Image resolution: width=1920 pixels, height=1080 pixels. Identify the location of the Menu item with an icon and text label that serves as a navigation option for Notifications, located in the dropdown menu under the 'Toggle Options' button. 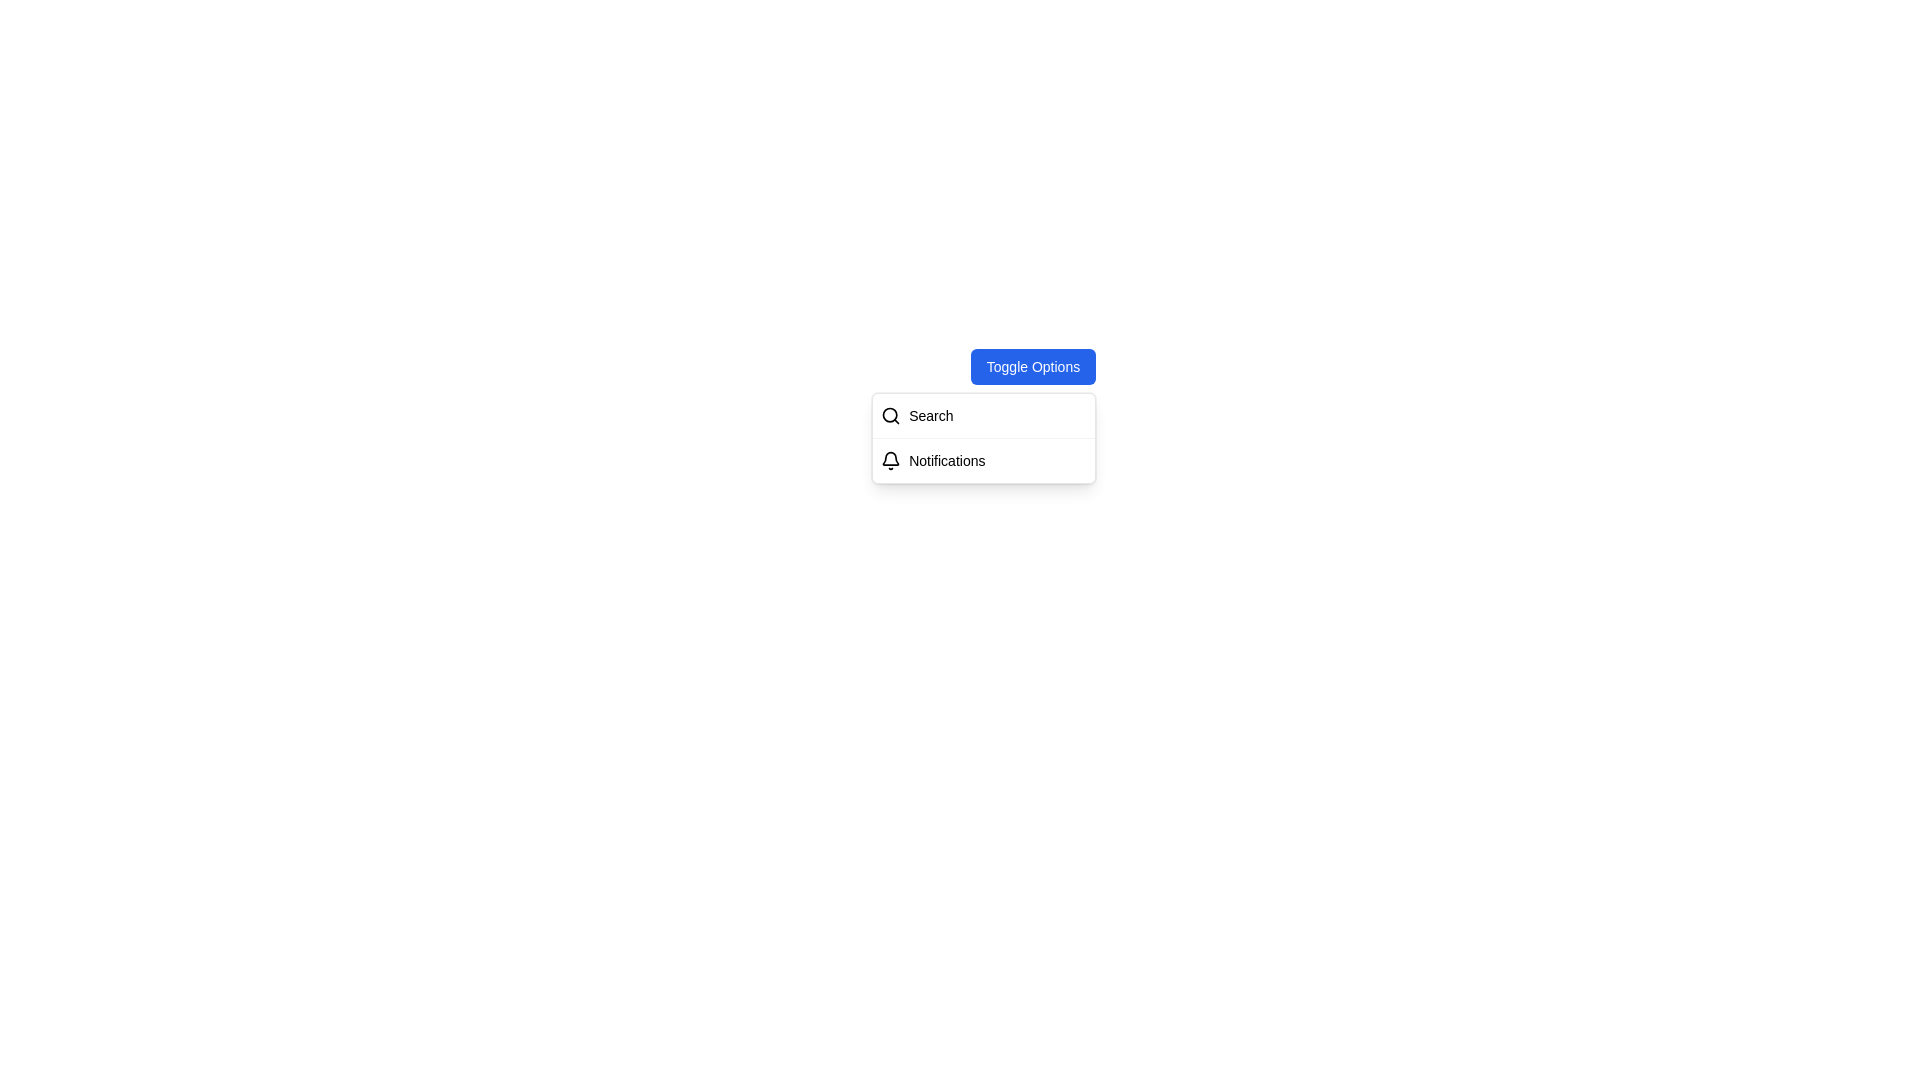
(984, 461).